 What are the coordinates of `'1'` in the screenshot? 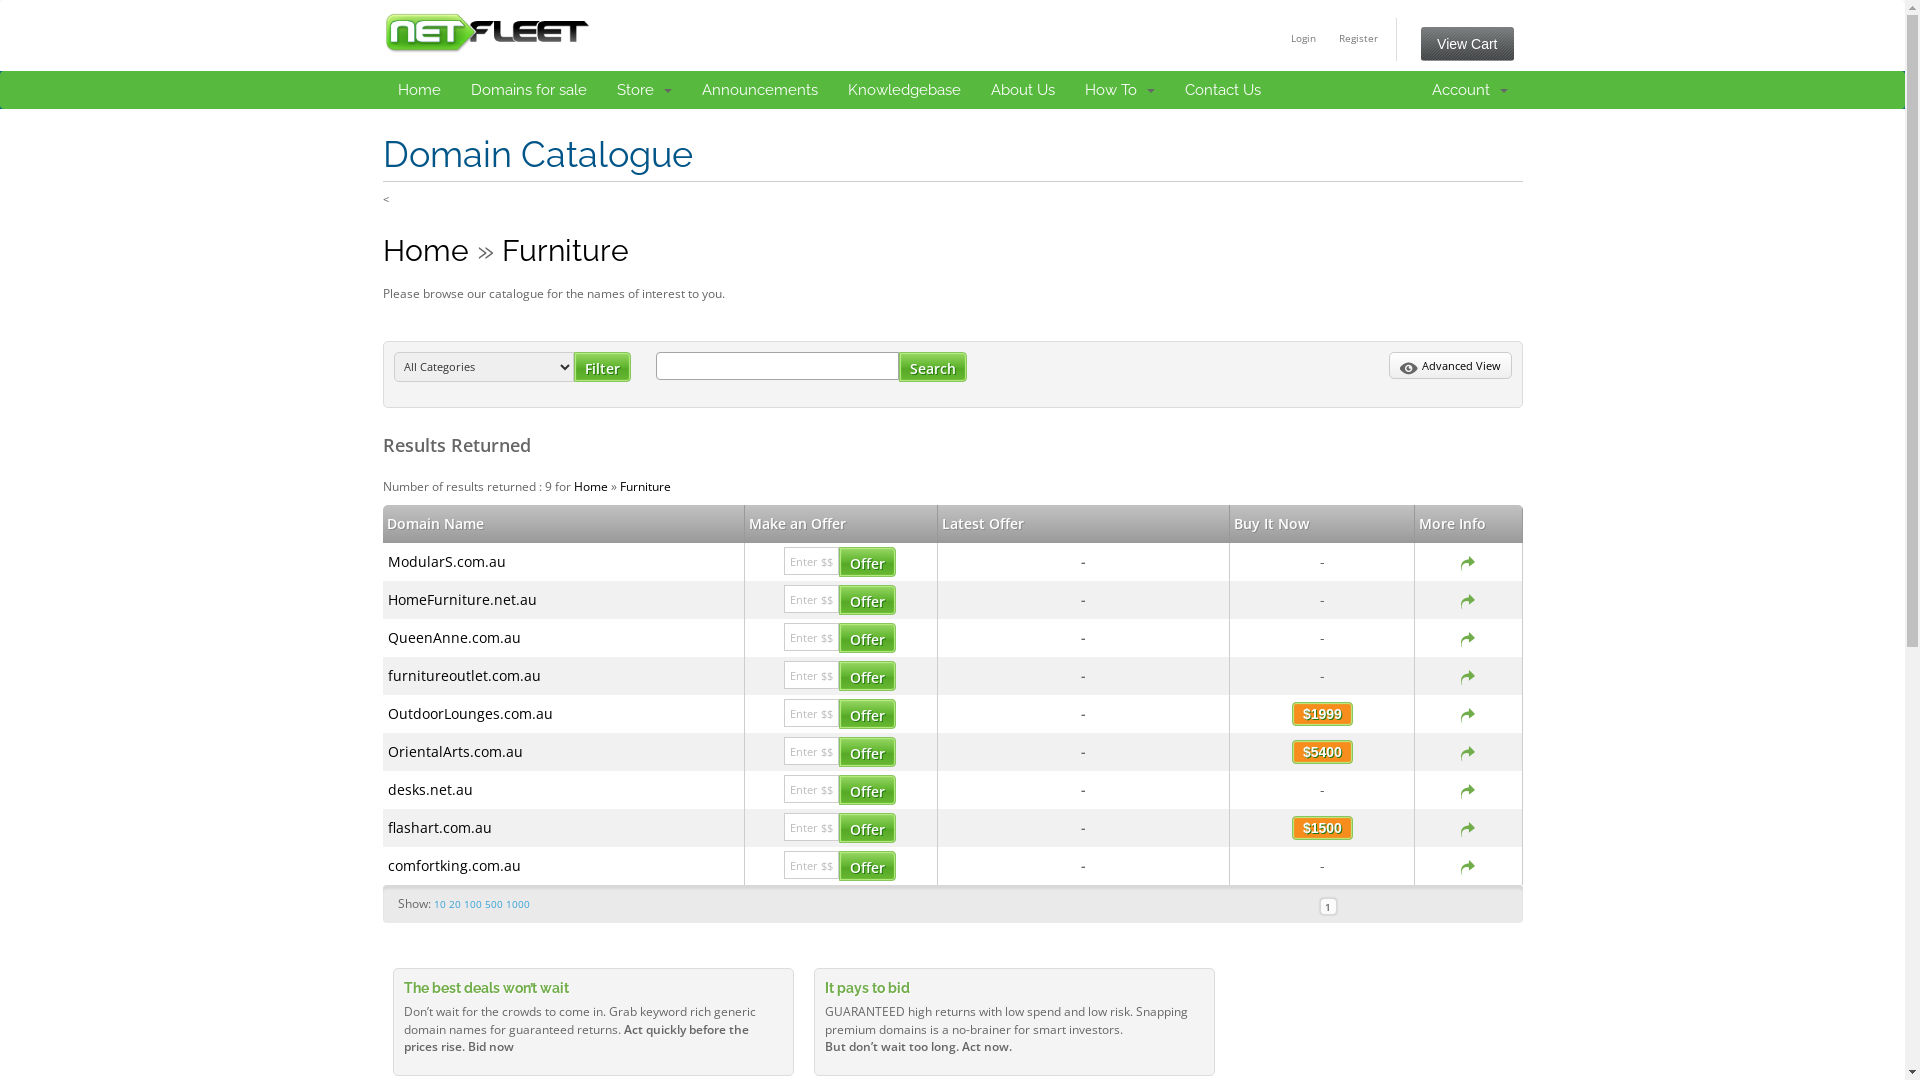 It's located at (1320, 906).